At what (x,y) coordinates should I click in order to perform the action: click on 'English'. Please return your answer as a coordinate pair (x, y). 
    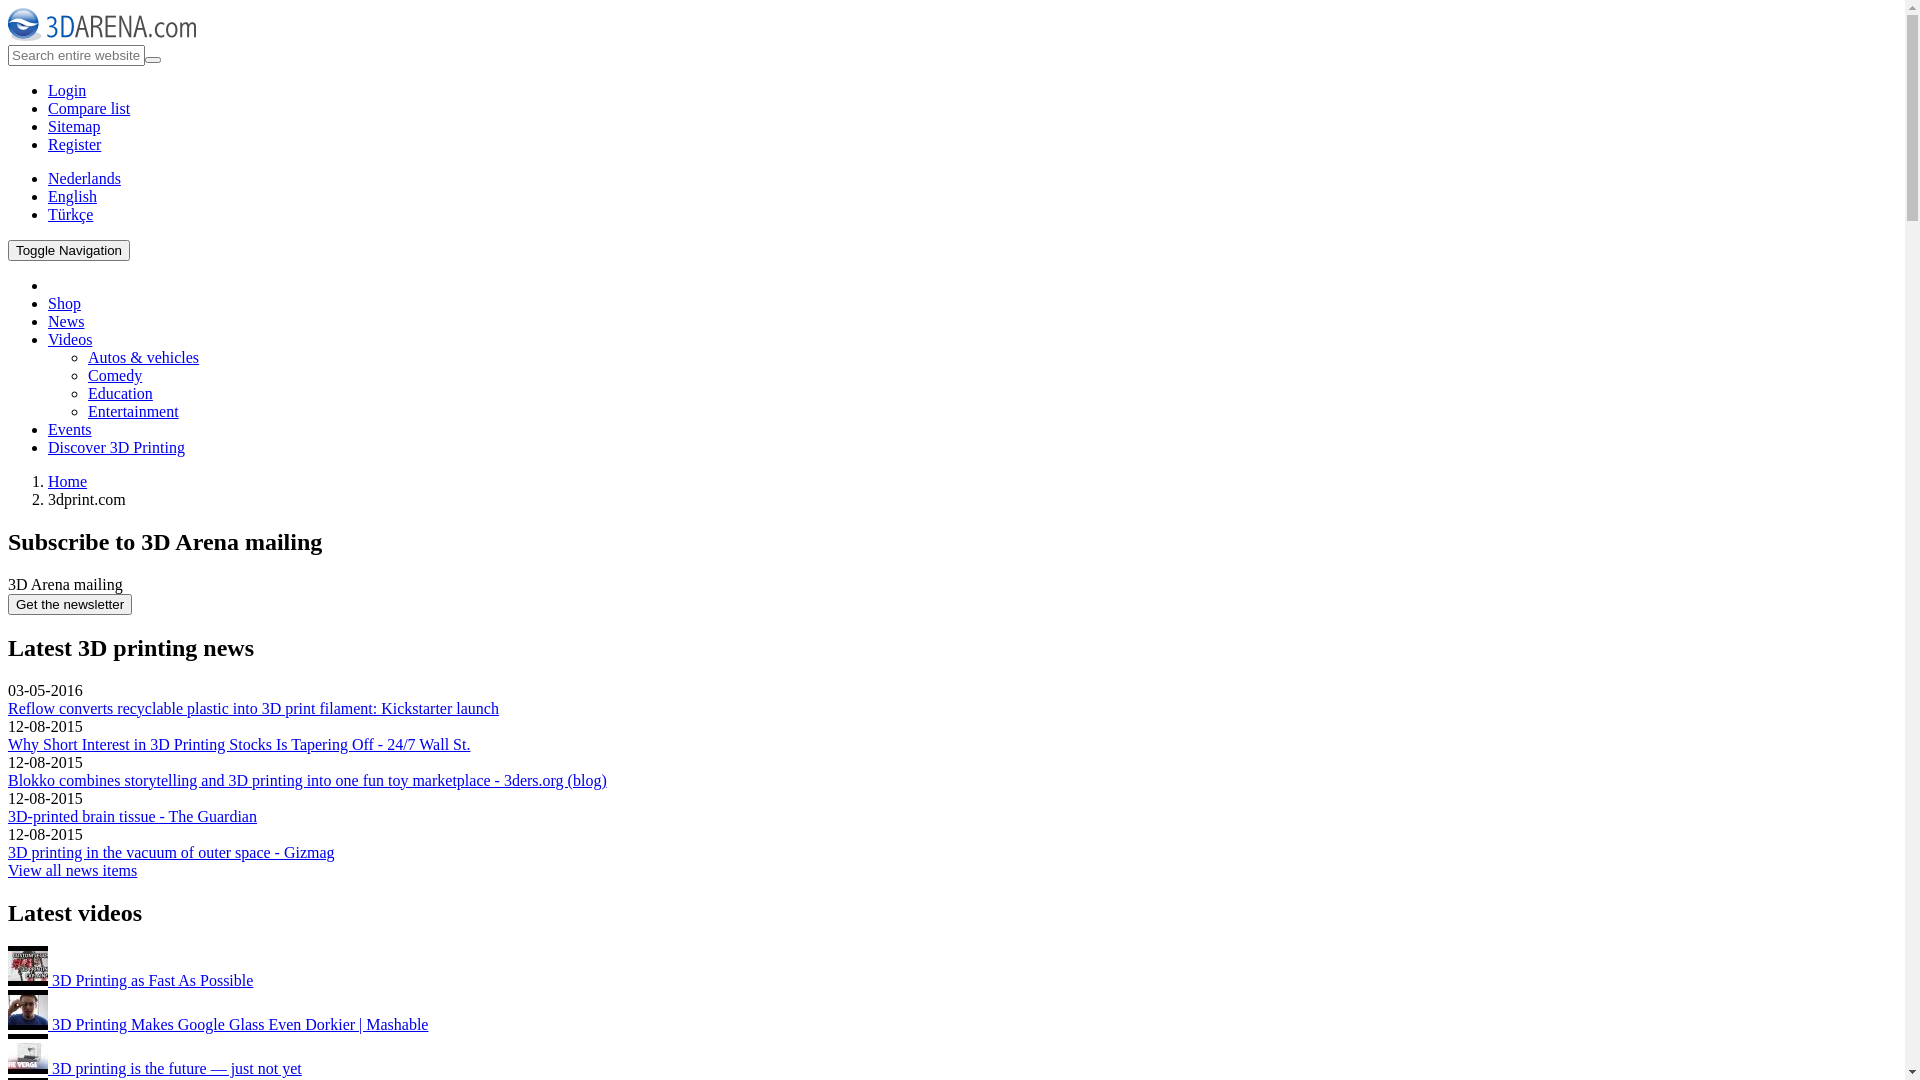
    Looking at the image, I should click on (48, 196).